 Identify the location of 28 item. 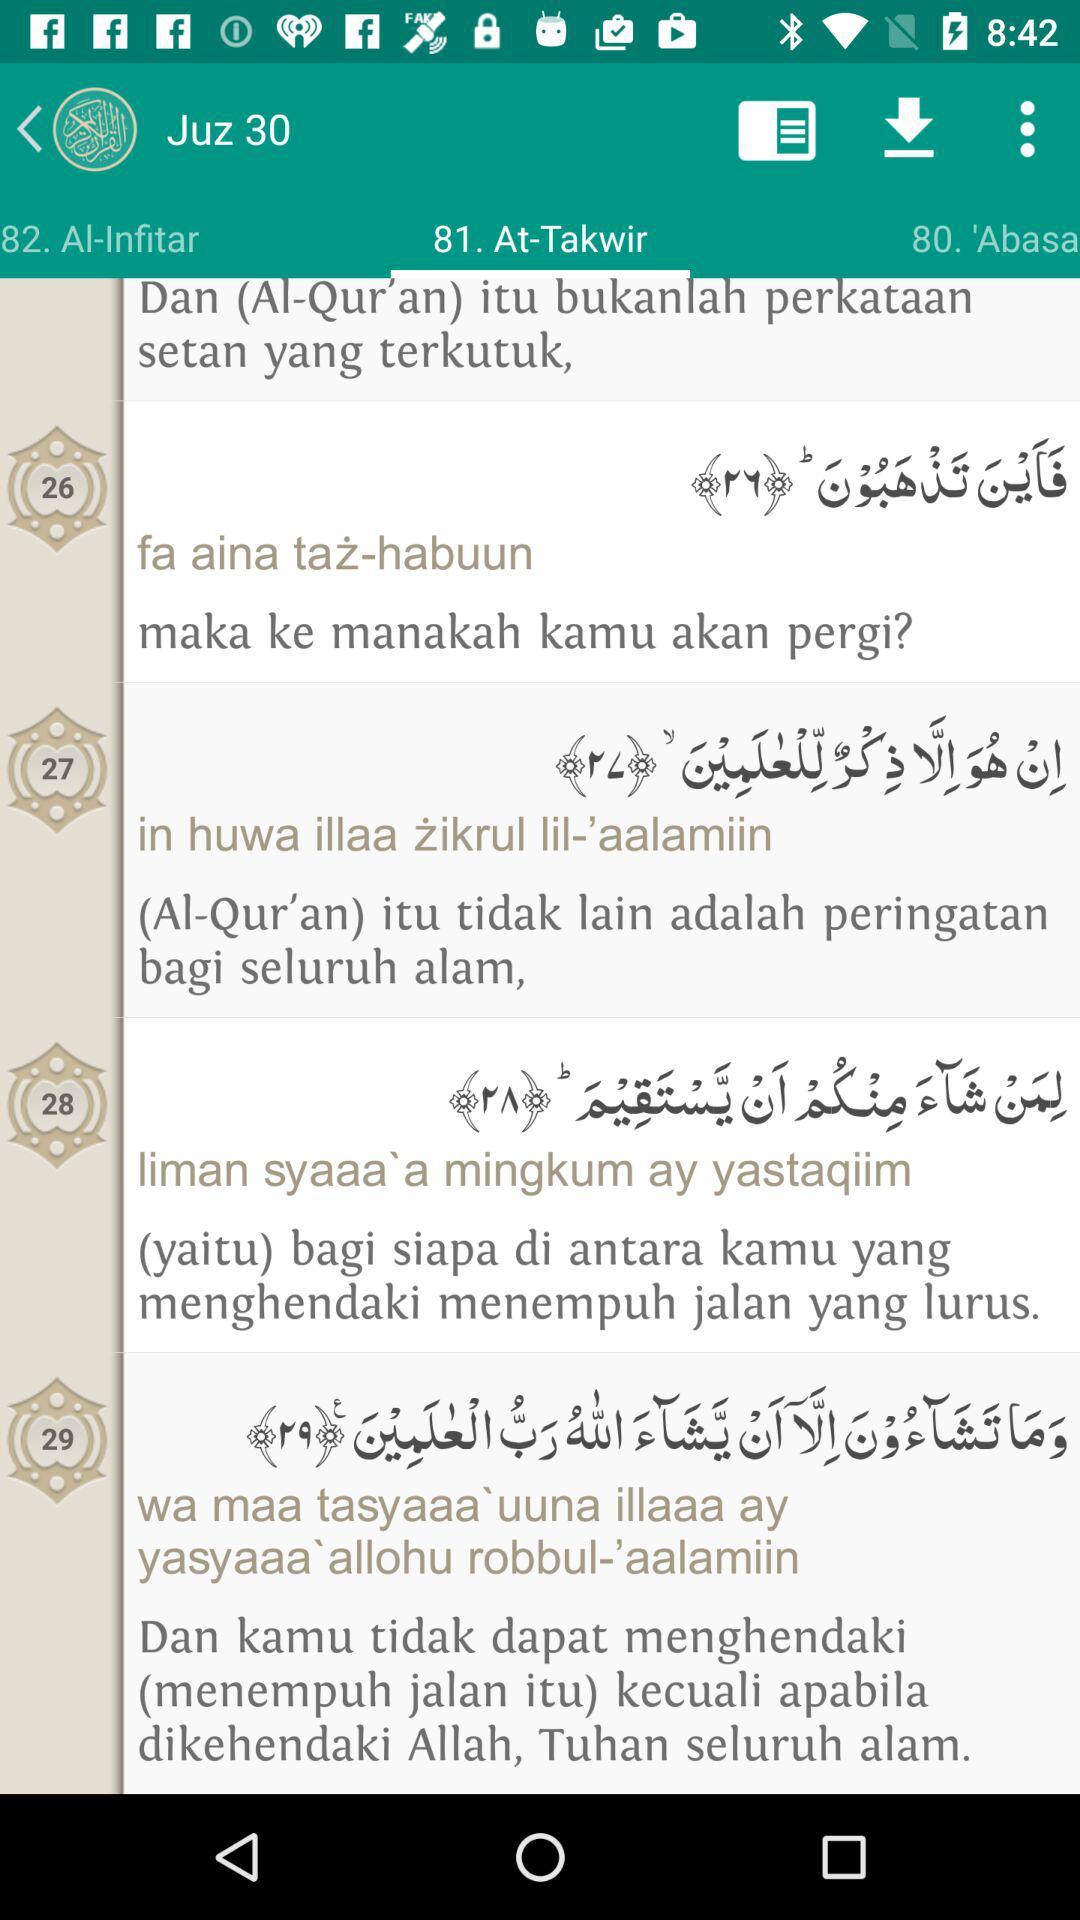
(56, 1104).